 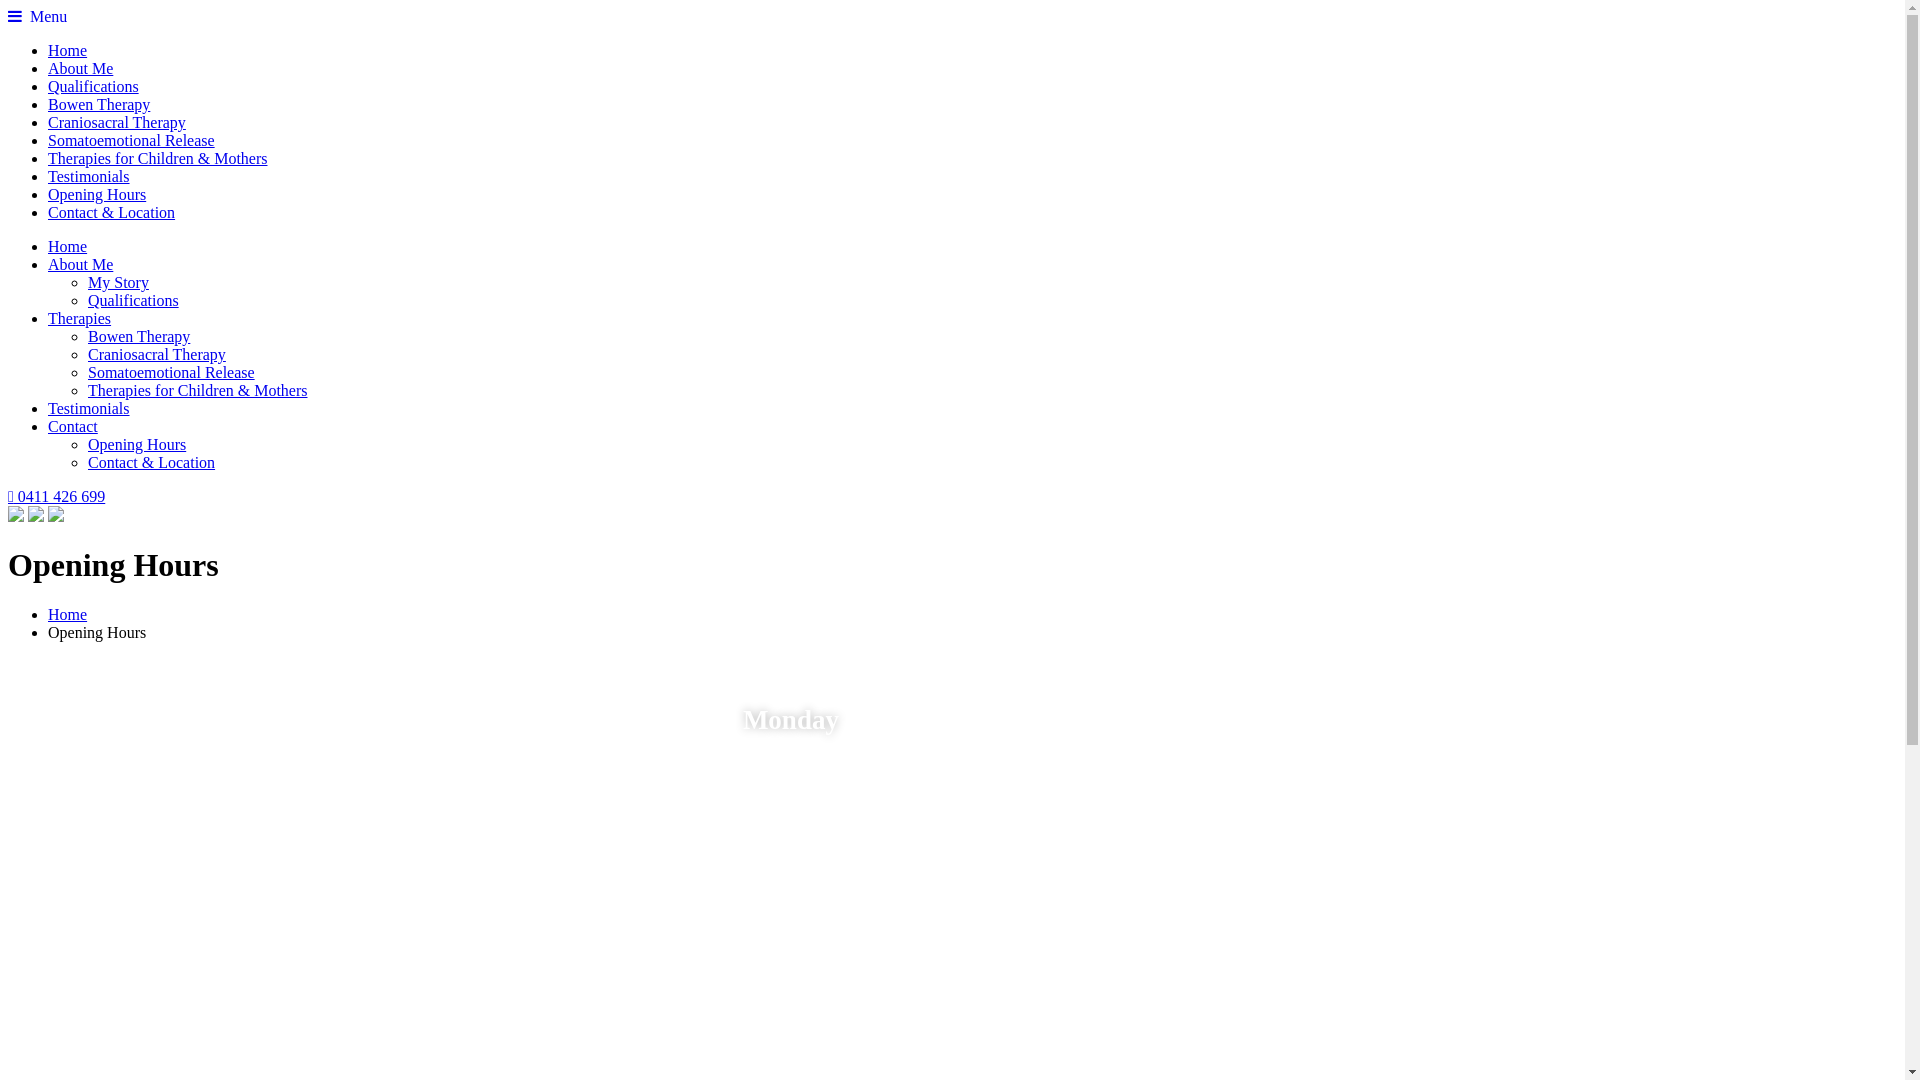 I want to click on 'Contact', so click(x=72, y=425).